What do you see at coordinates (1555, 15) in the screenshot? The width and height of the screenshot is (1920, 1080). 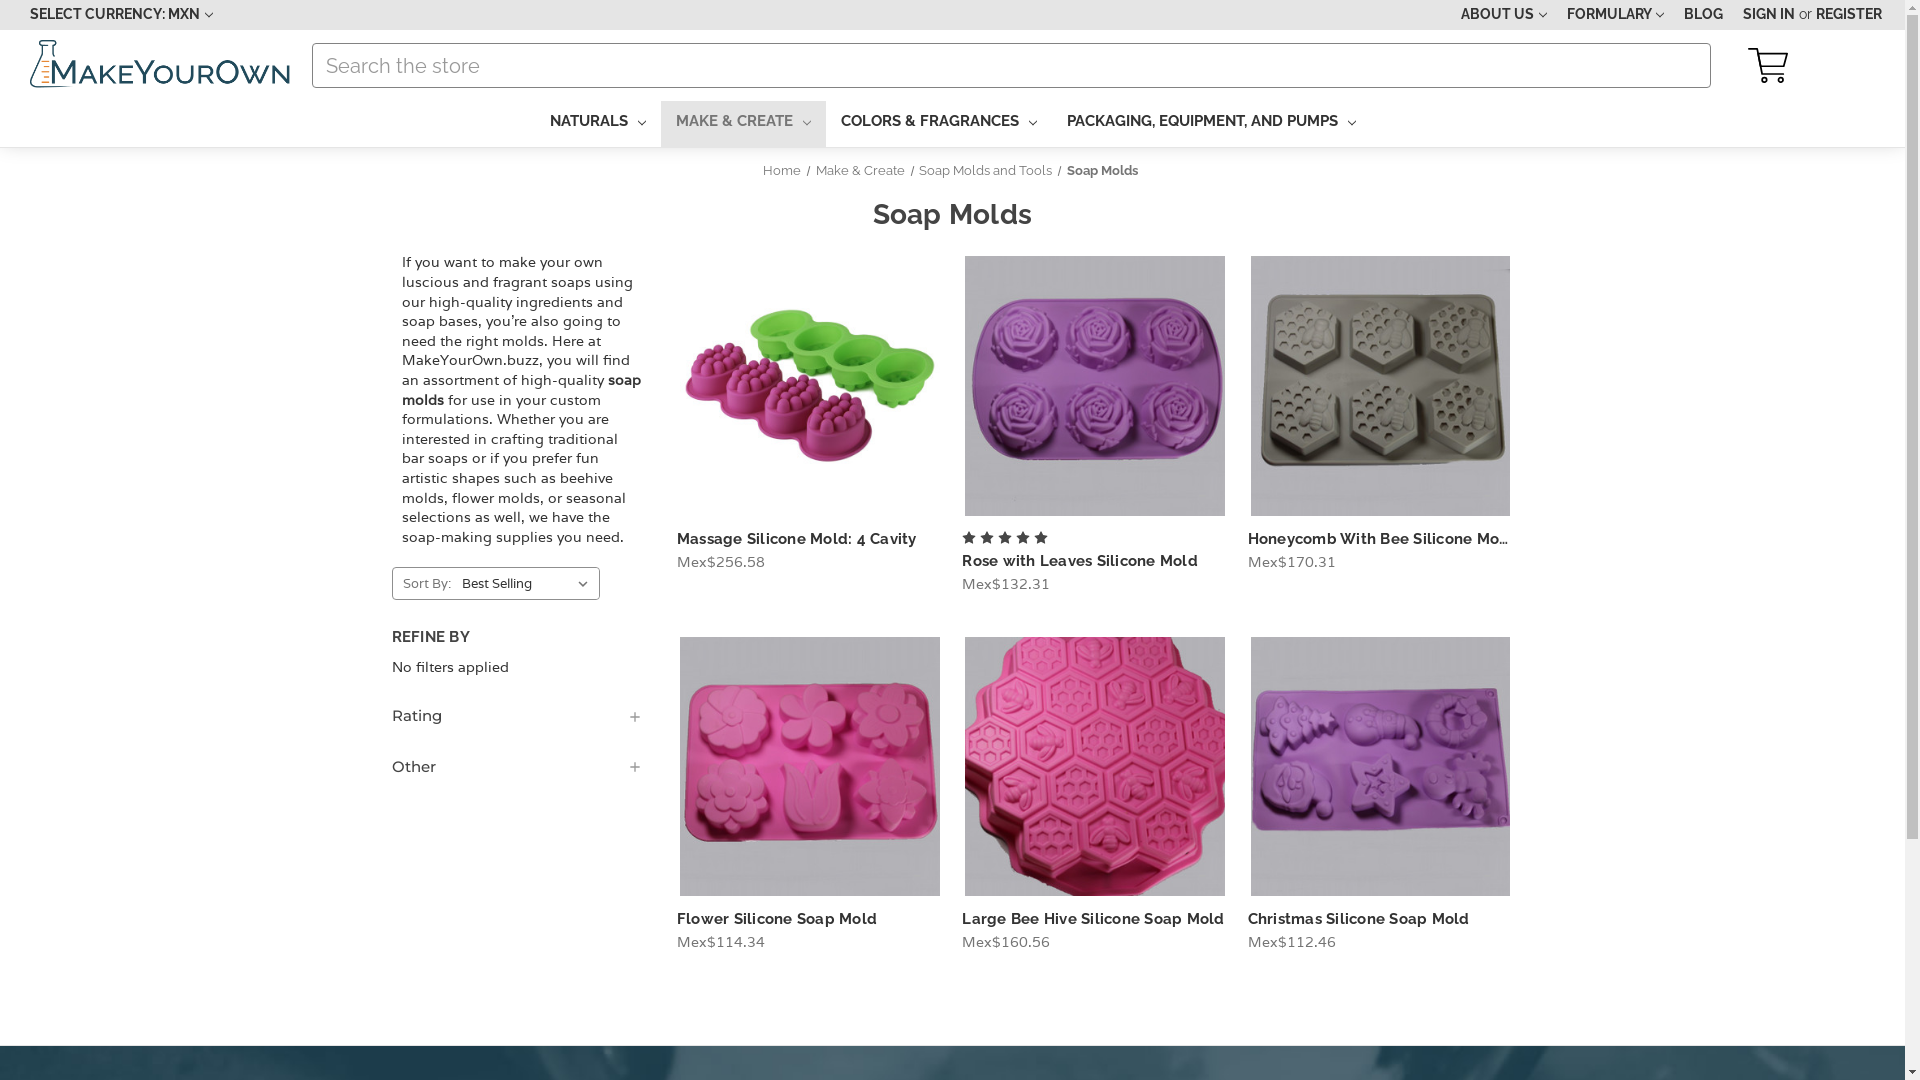 I see `'FORMULARY'` at bounding box center [1555, 15].